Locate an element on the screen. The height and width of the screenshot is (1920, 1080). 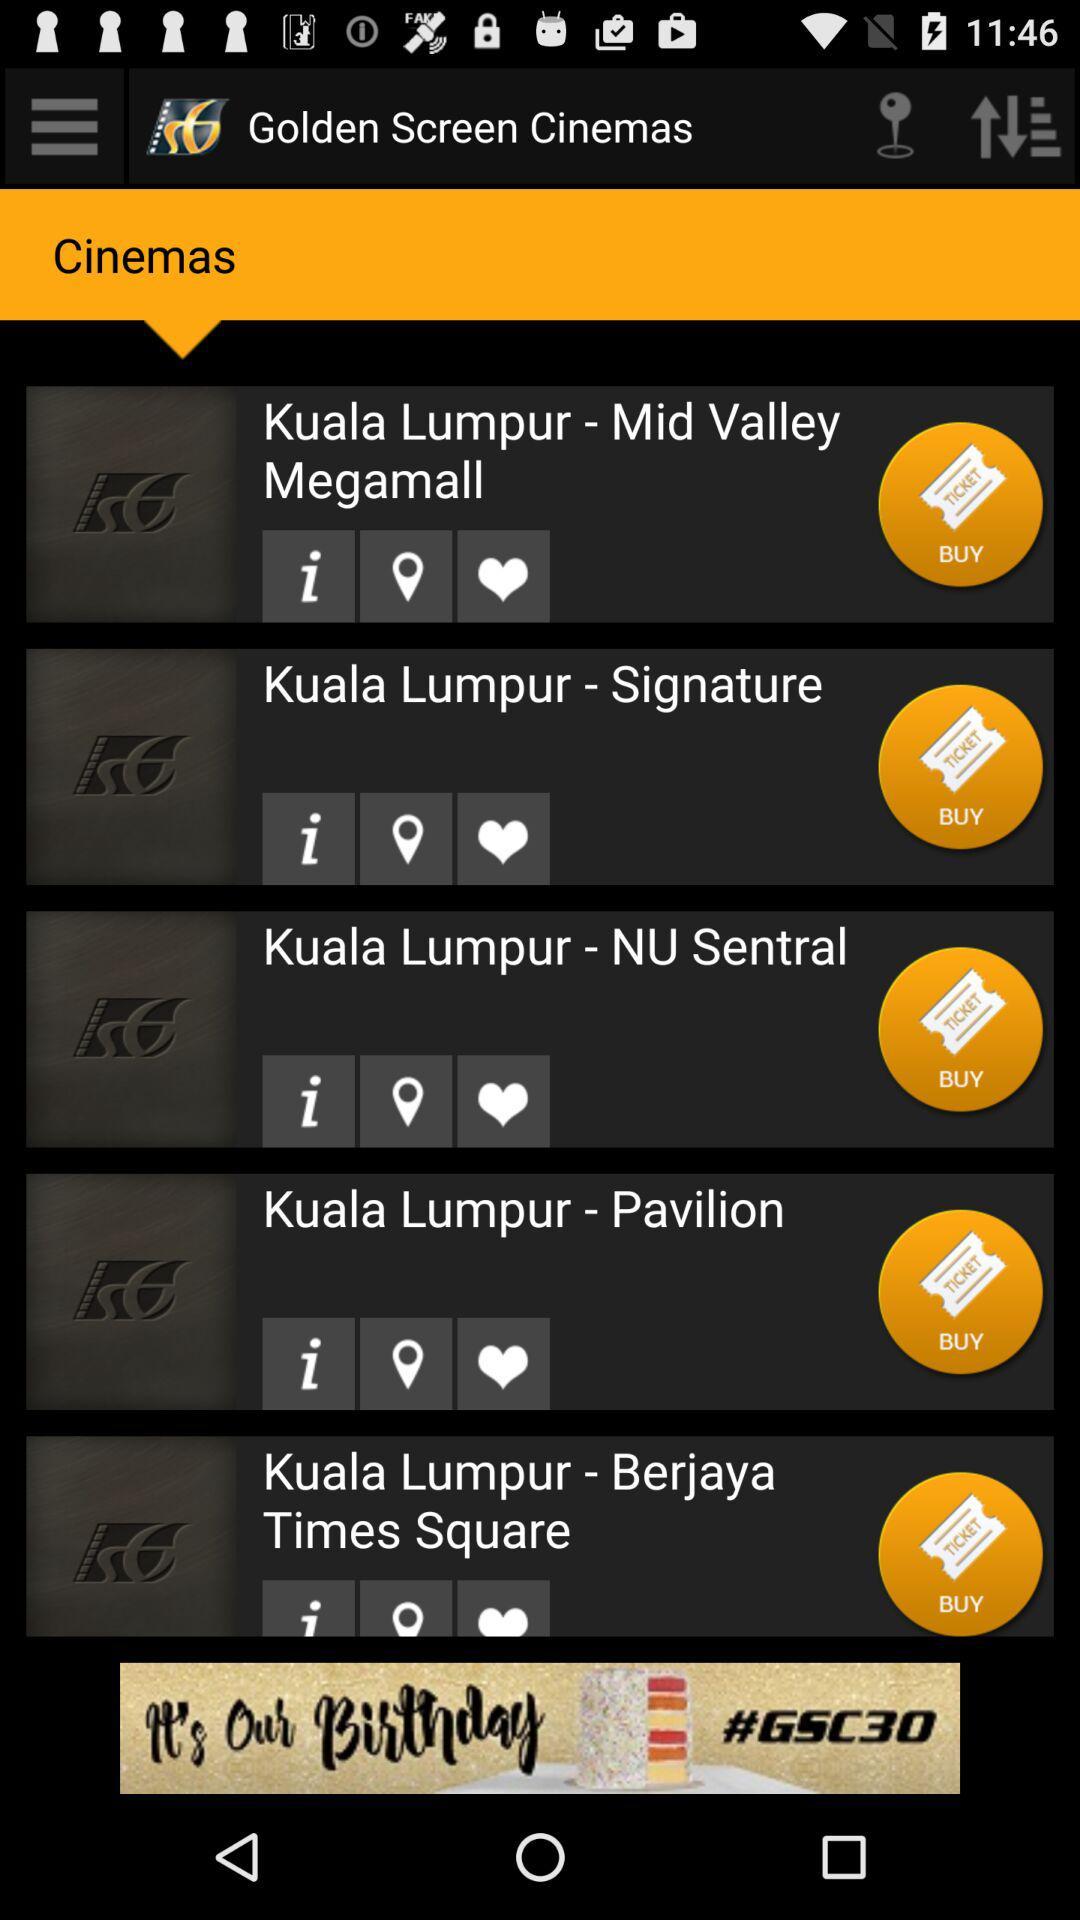
location button is located at coordinates (308, 575).